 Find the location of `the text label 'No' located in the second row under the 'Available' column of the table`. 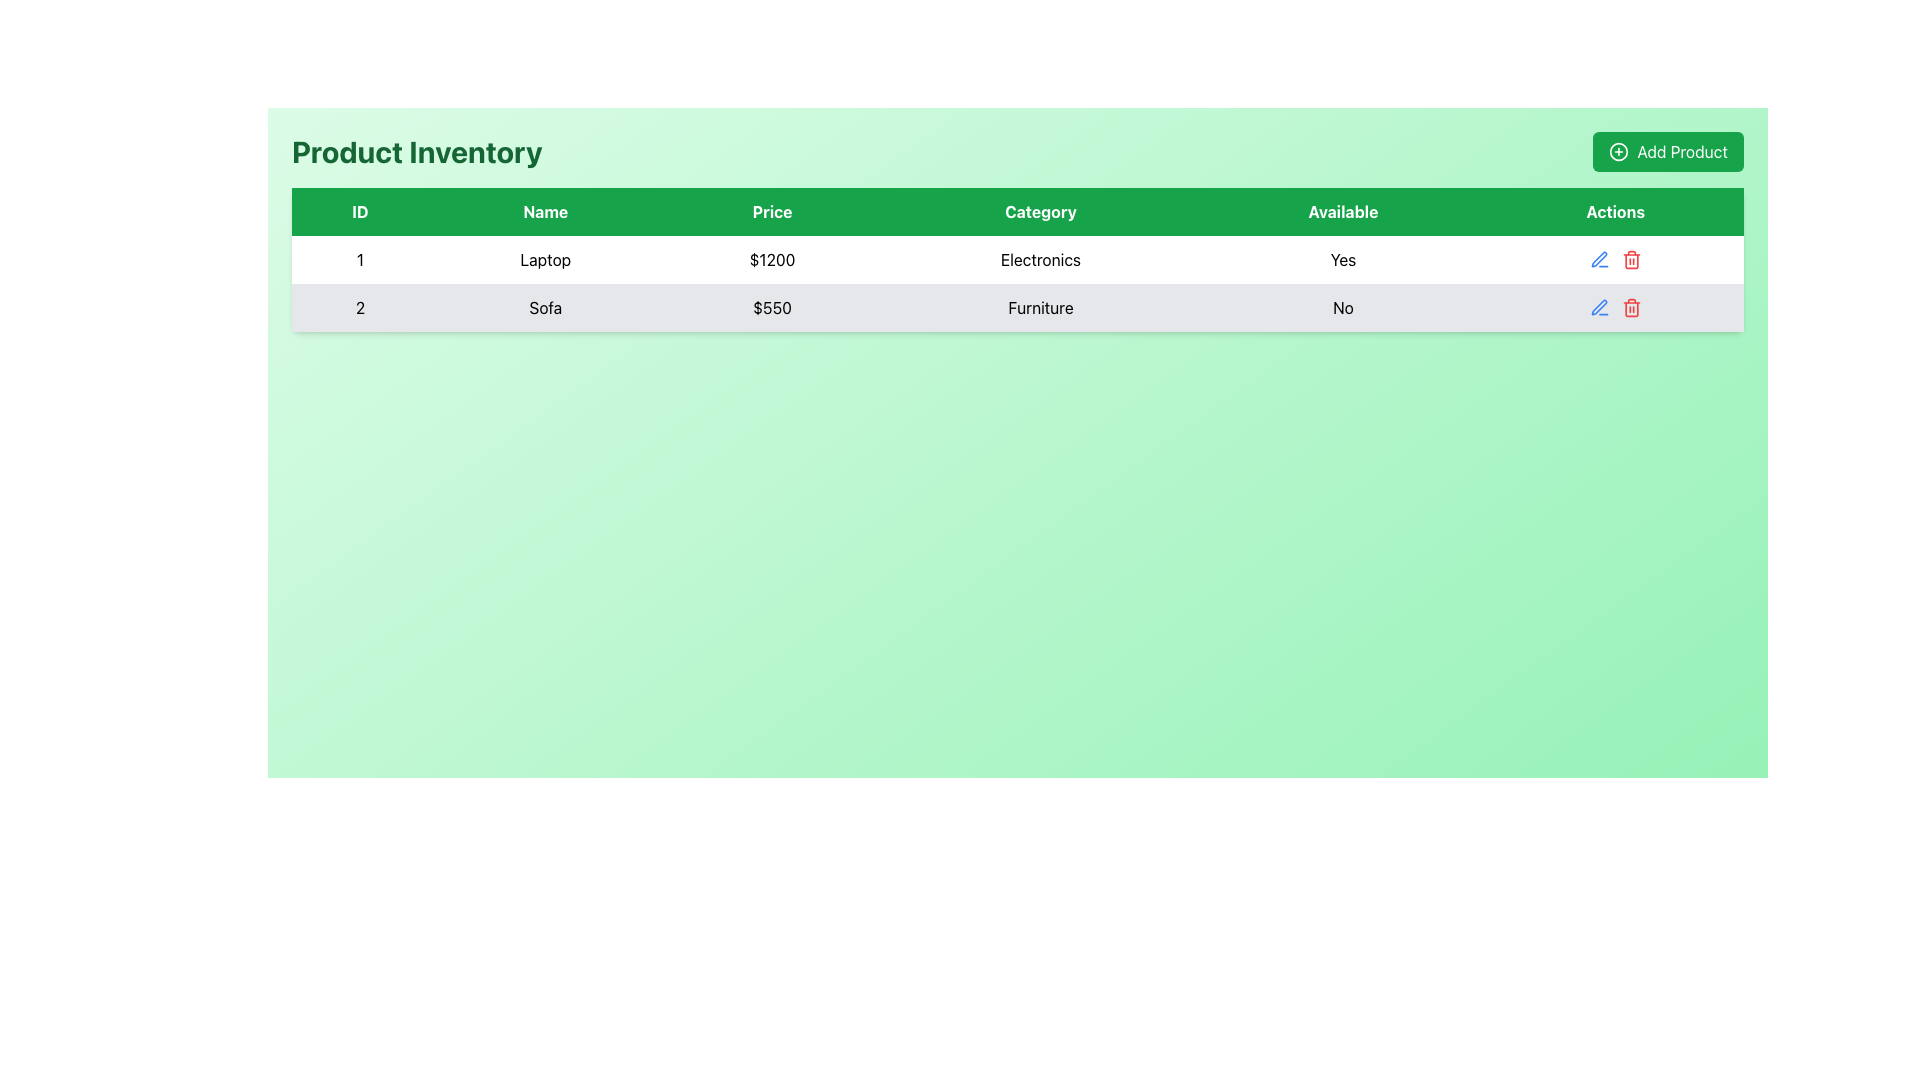

the text label 'No' located in the second row under the 'Available' column of the table is located at coordinates (1343, 308).